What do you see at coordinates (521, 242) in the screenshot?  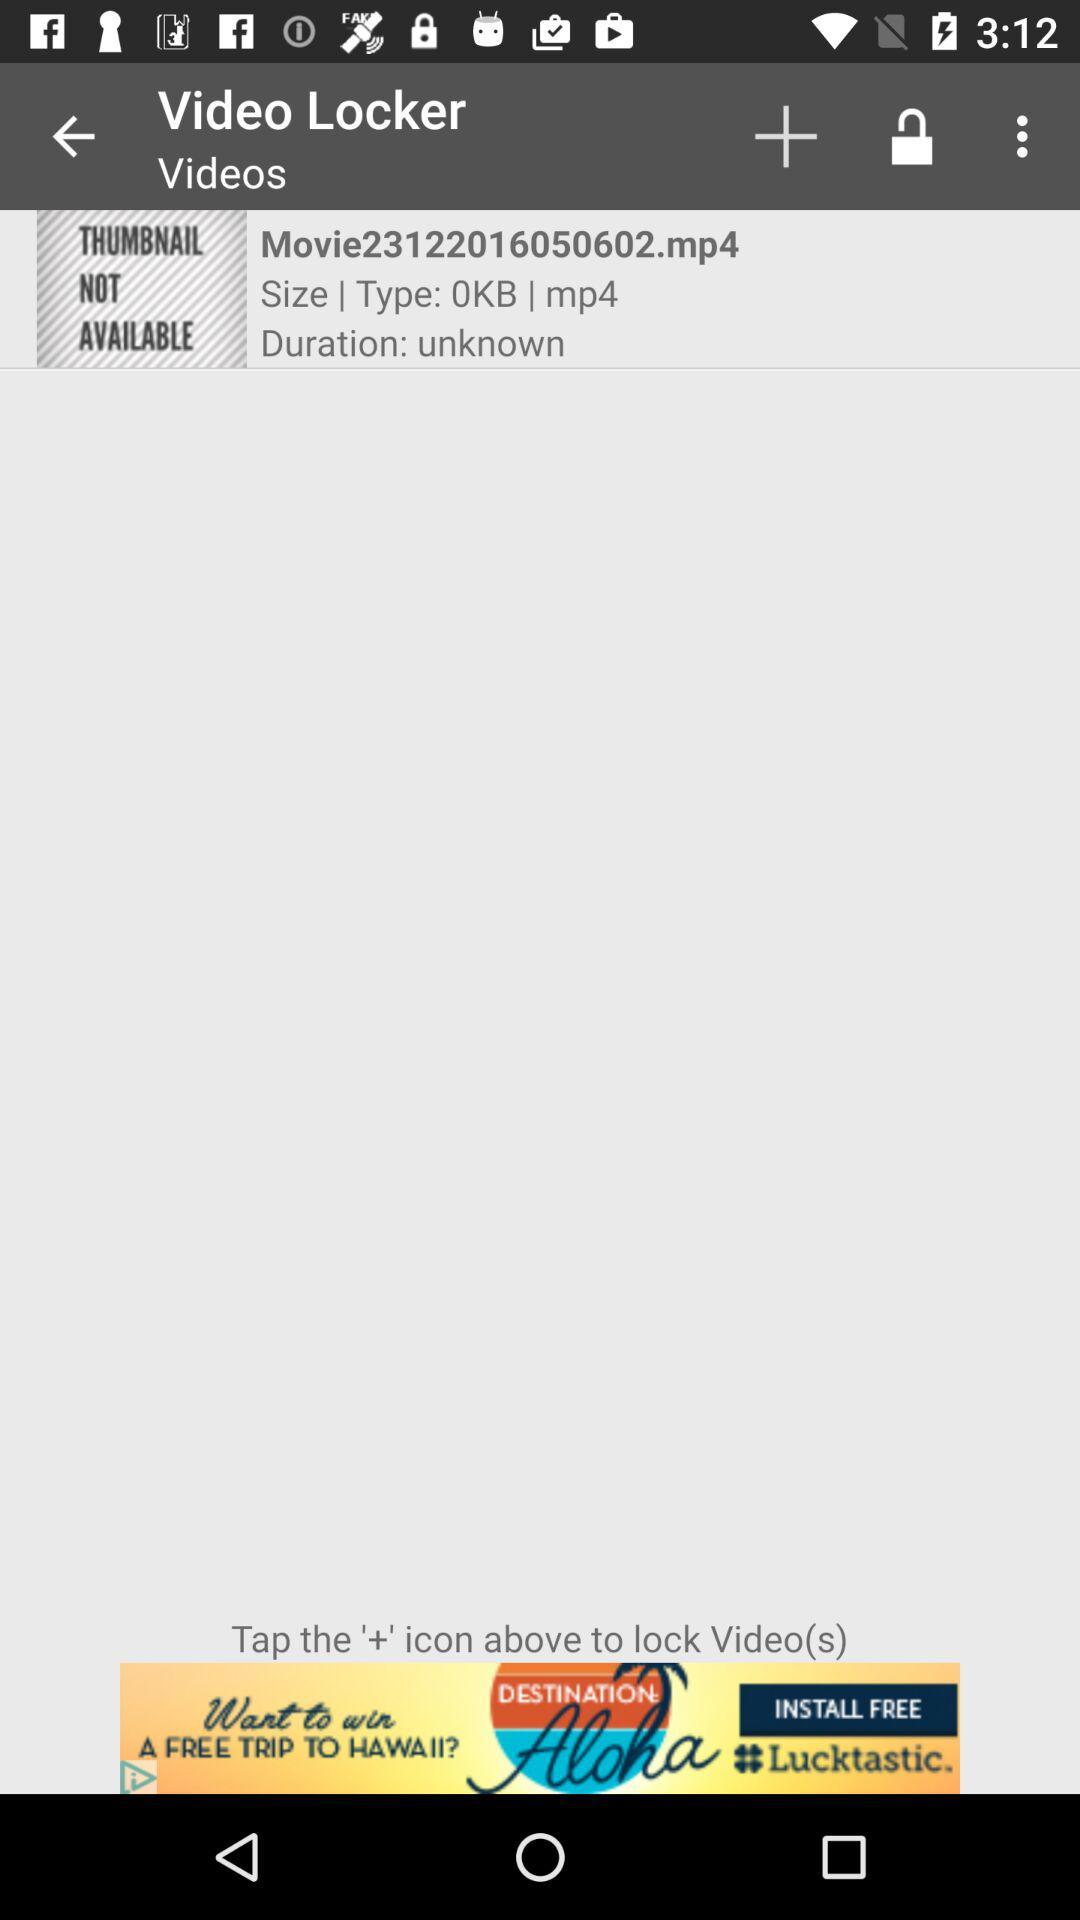 I see `the item below videos app` at bounding box center [521, 242].